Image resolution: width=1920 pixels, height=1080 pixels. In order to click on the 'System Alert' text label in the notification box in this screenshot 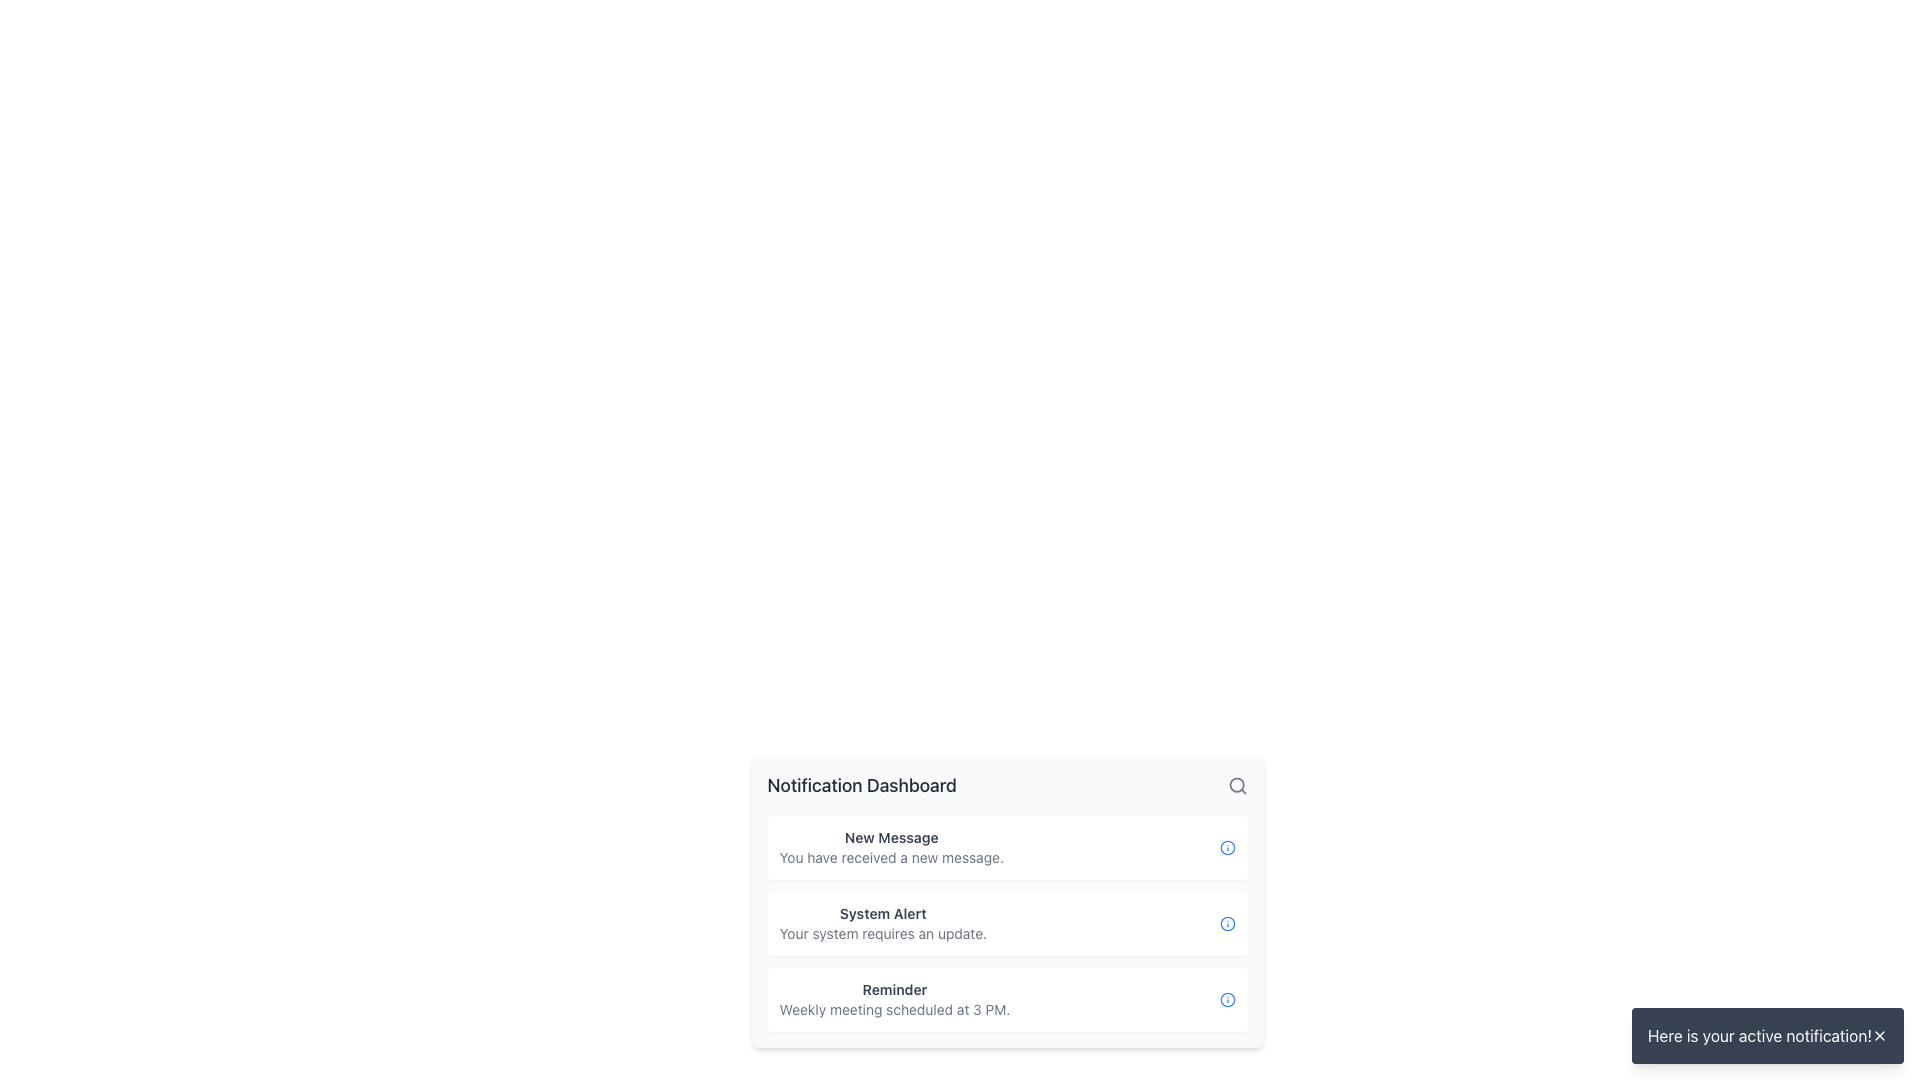, I will do `click(882, 914)`.